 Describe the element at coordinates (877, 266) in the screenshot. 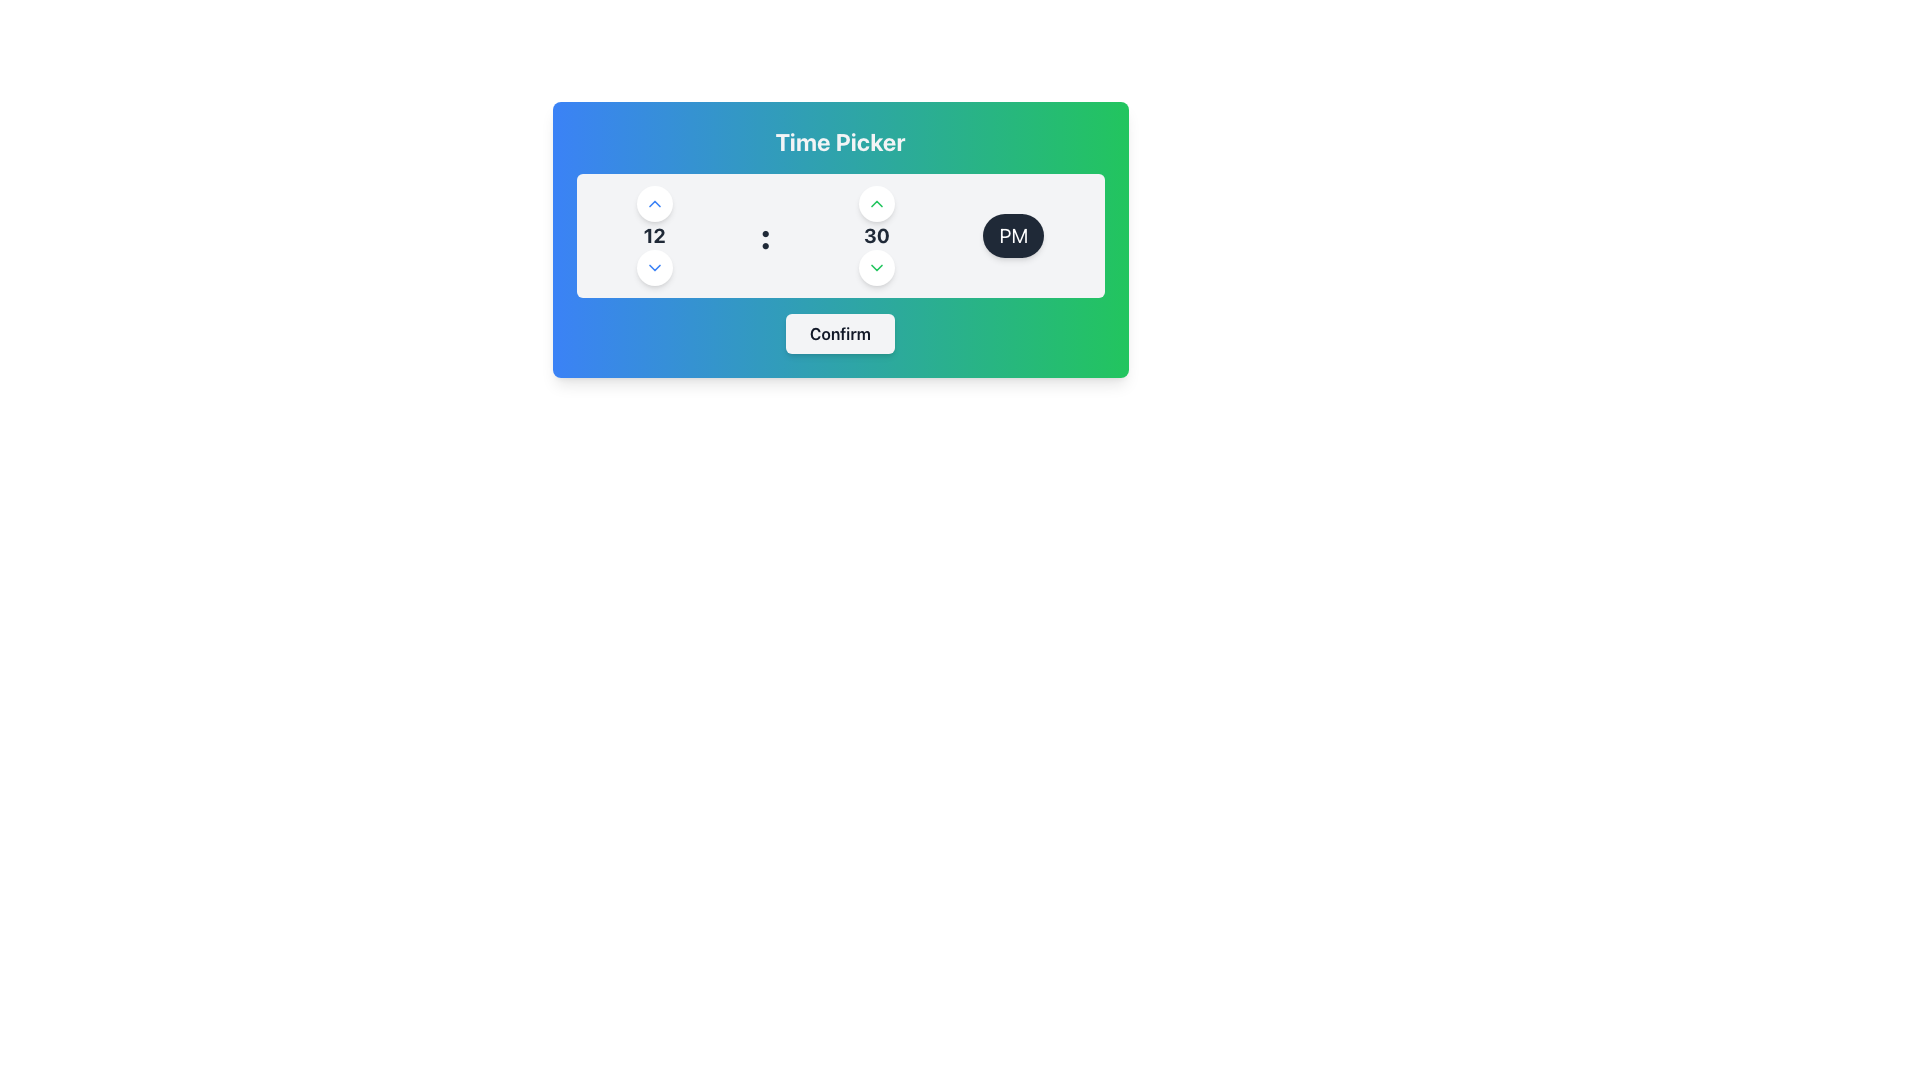

I see `the downward chevron button located at the bottom of the time selection column labeled '30' to decrement the minute value` at that location.